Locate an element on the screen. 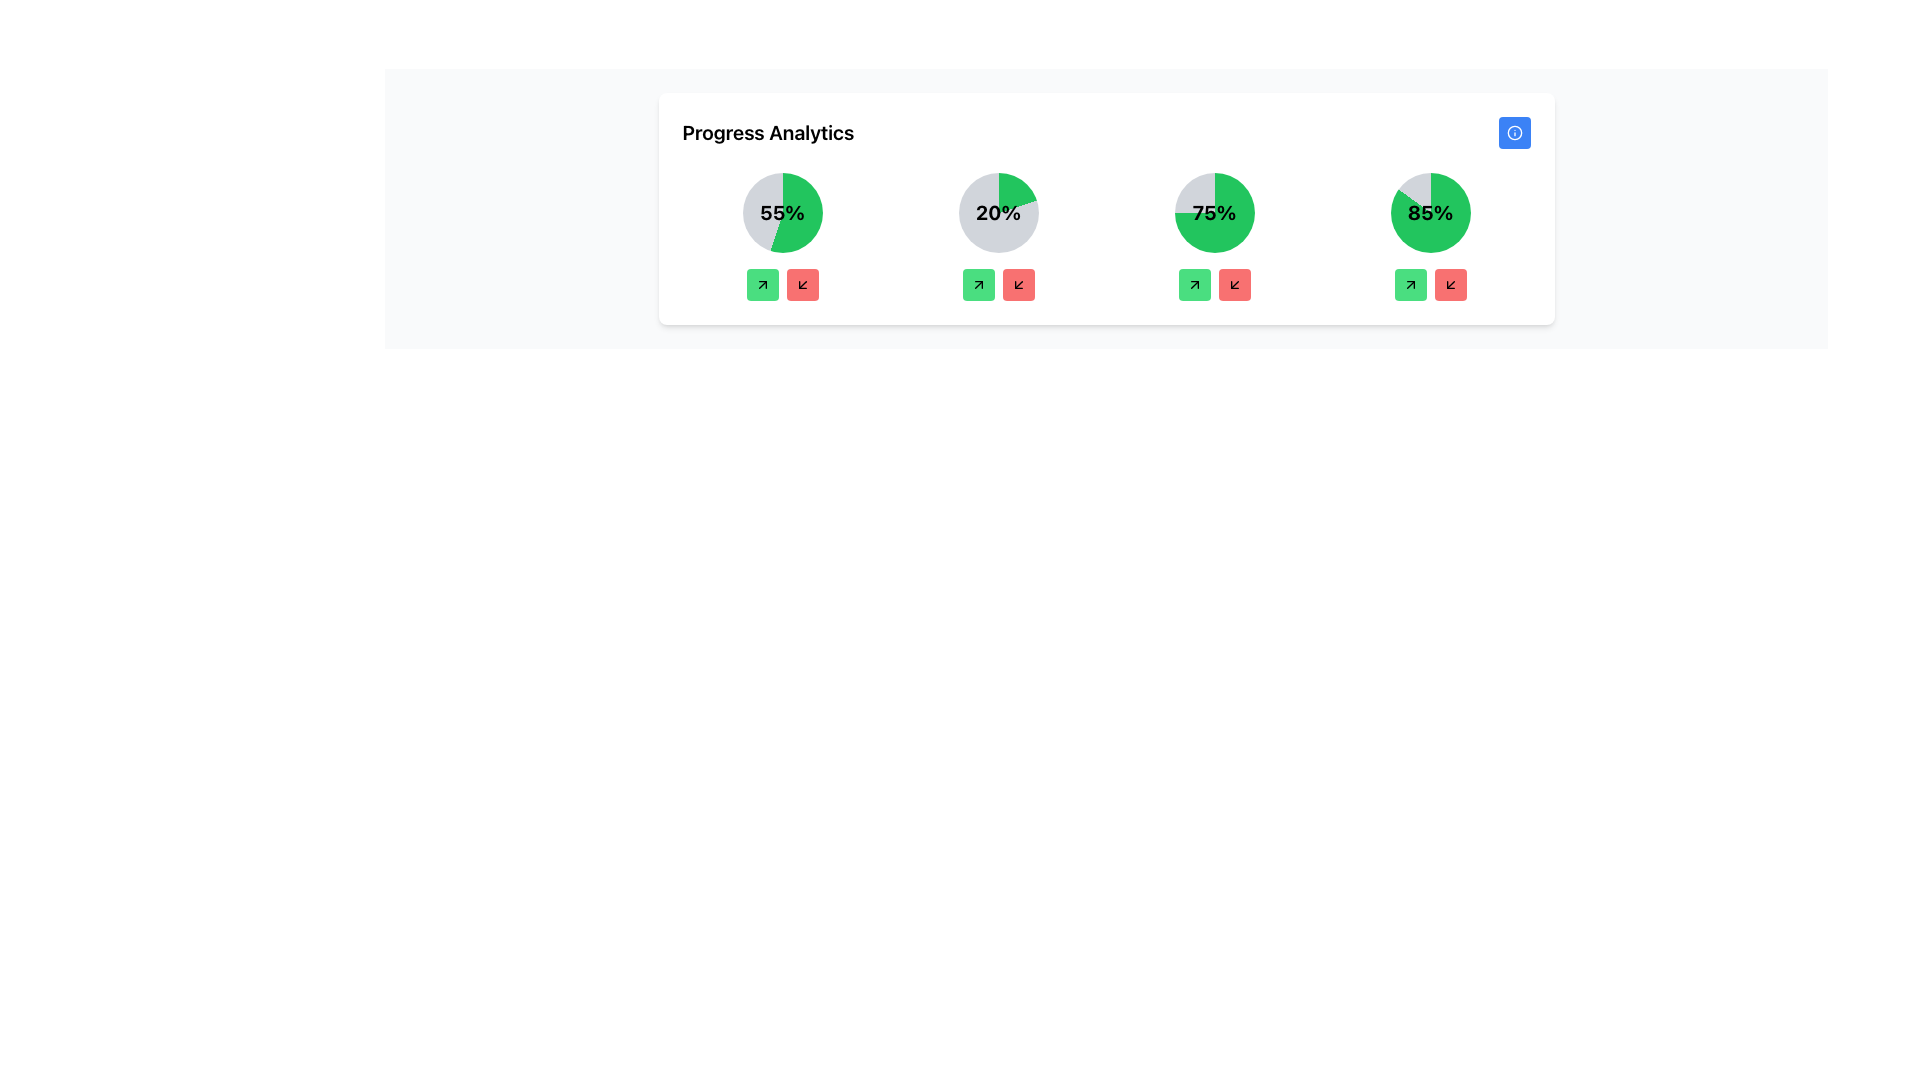 The height and width of the screenshot is (1080, 1920). the button located in the bottom-left corner of the circular progress chart representing 85%, which features an upward-right arrow icon is located at coordinates (1409, 285).